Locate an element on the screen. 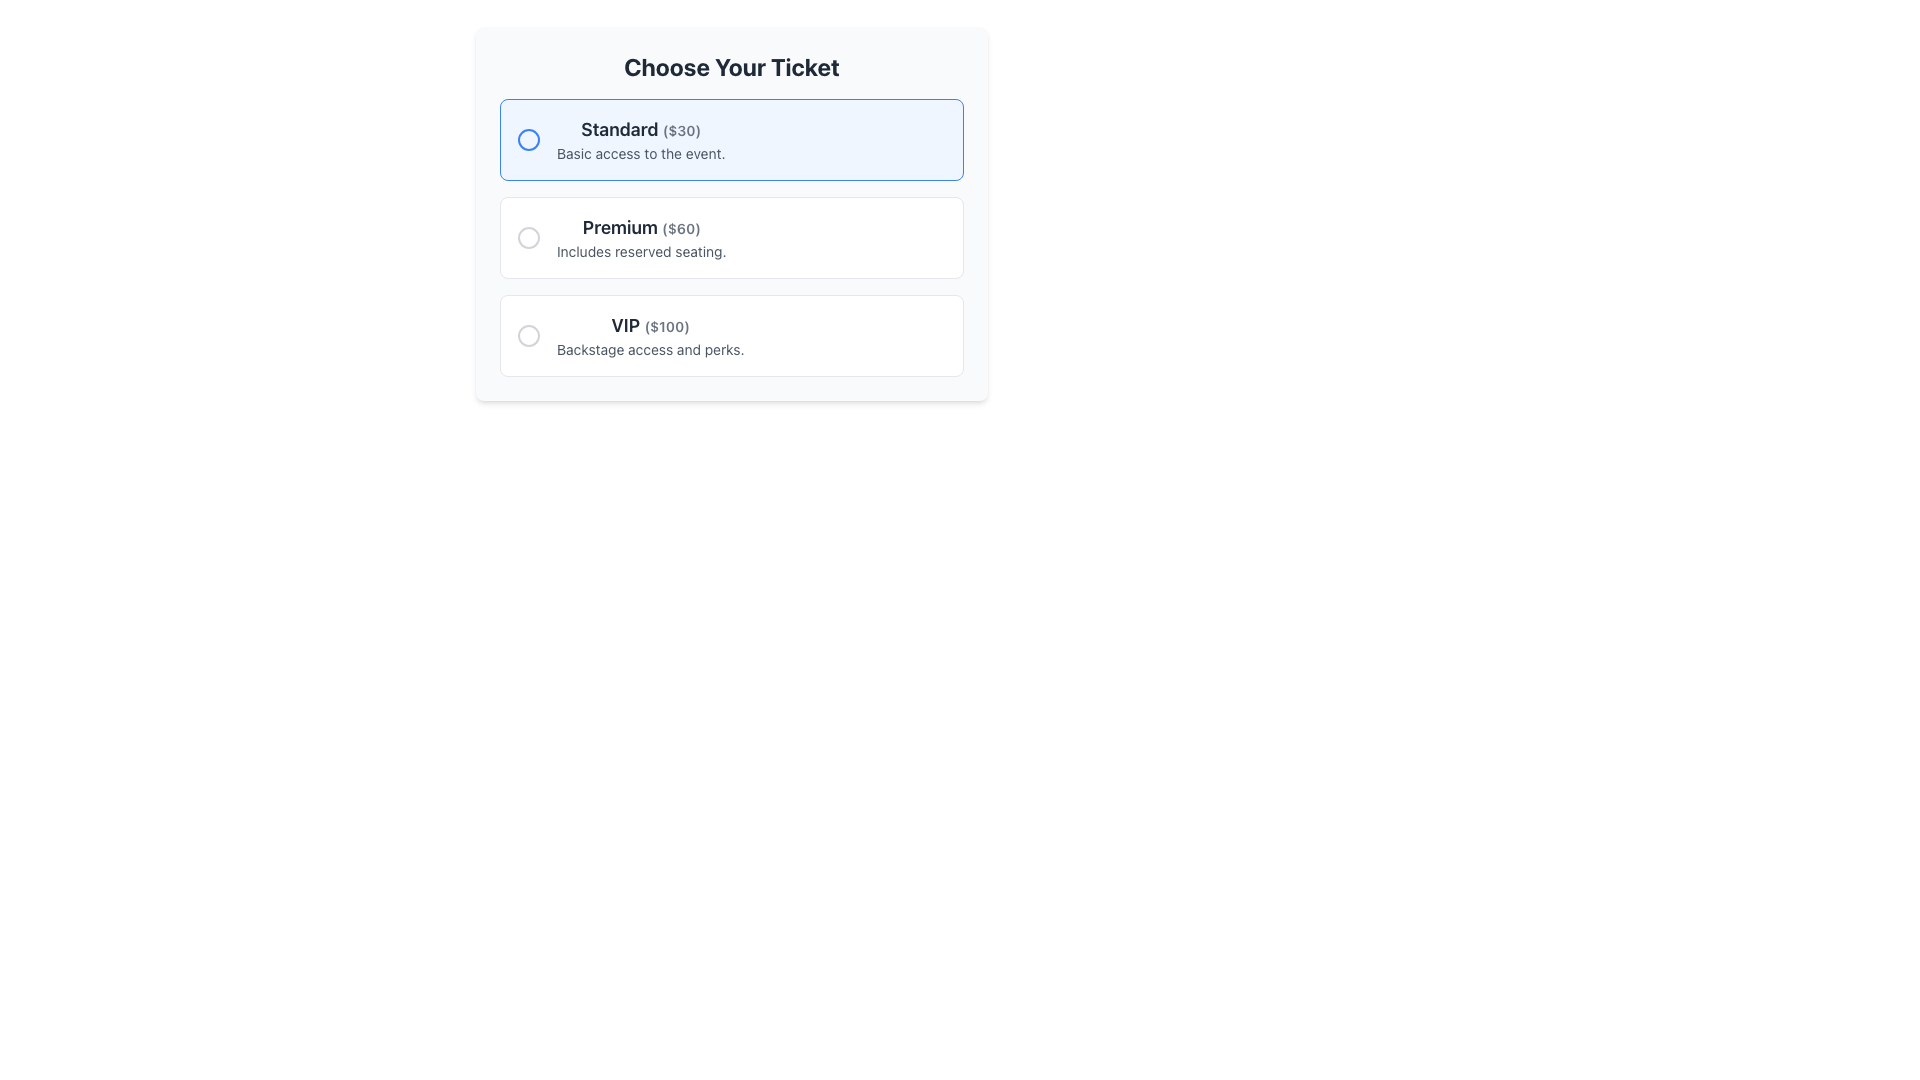  the 'VIP' ticket option description box, which provides details about the $100 ticket offering with backstage access and perks, located as the third option in the vertical list is located at coordinates (650, 334).